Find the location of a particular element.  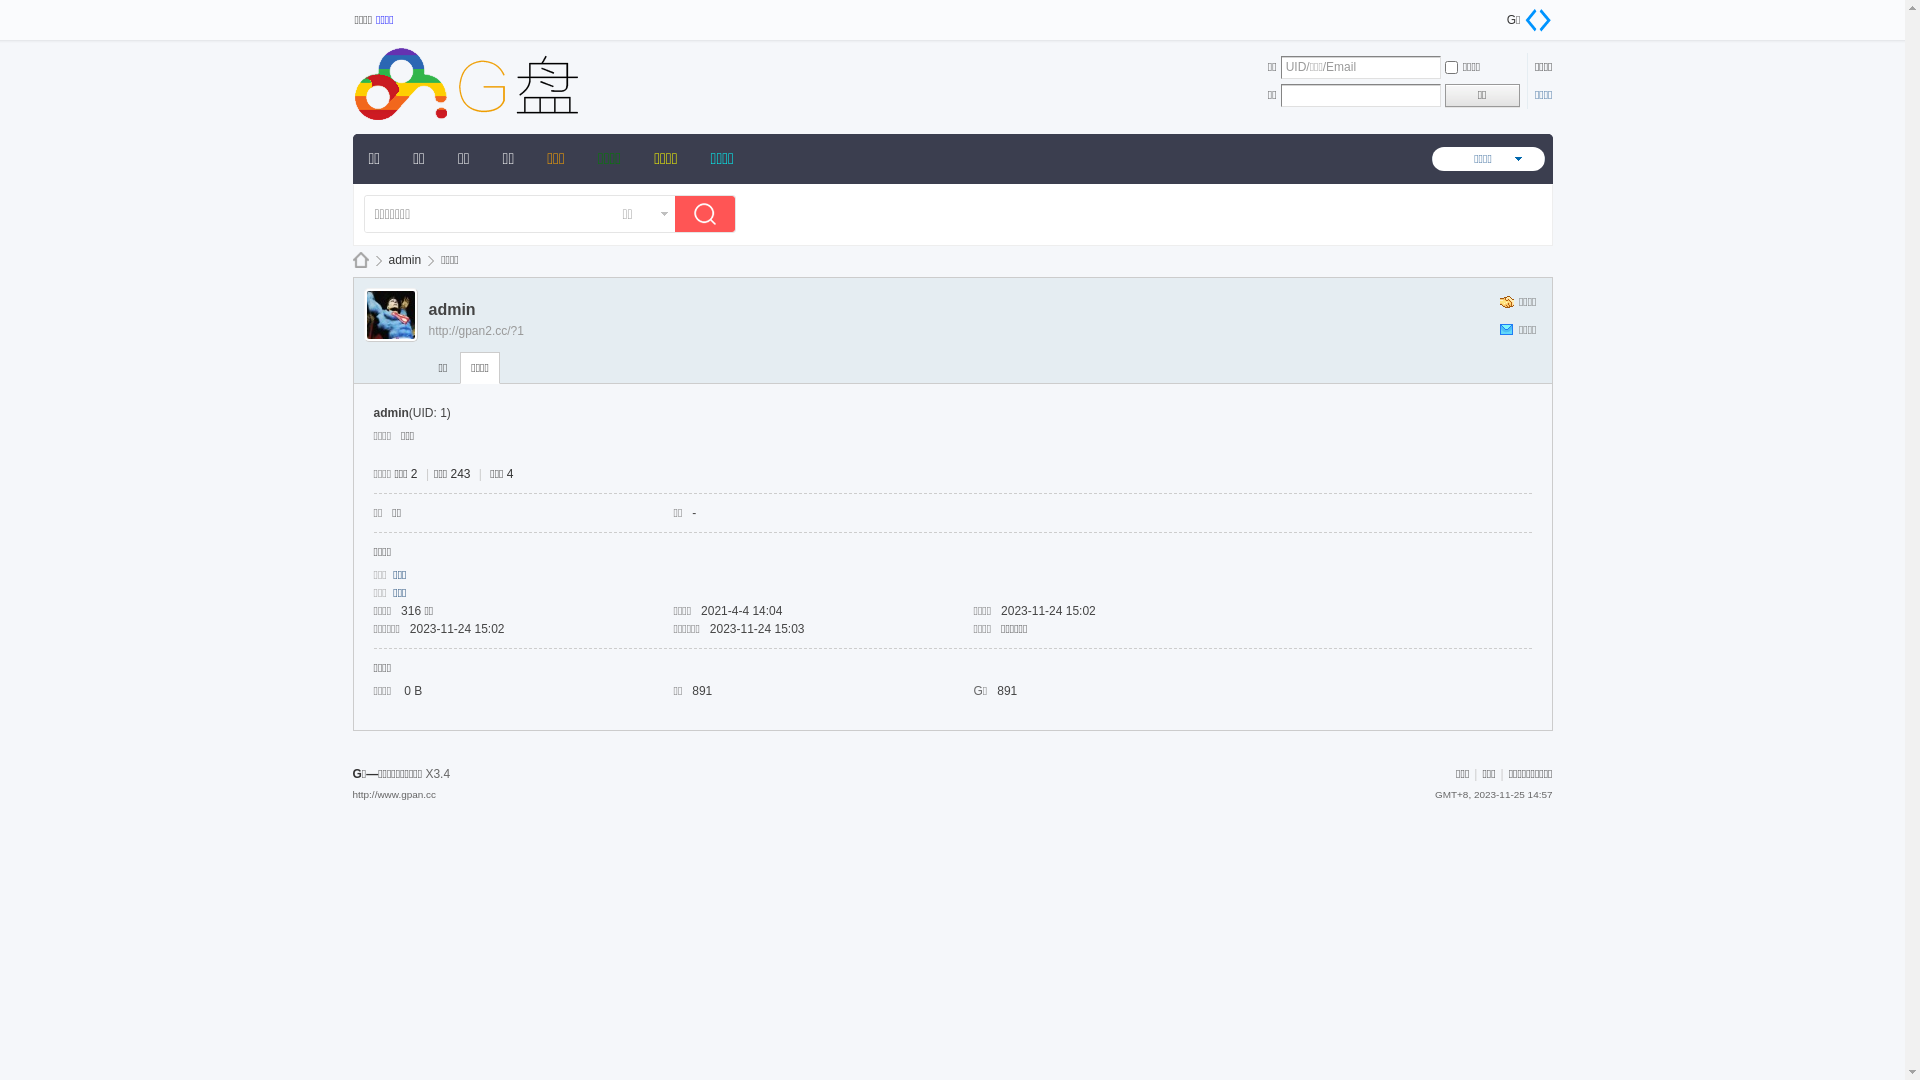

'true' is located at coordinates (673, 216).